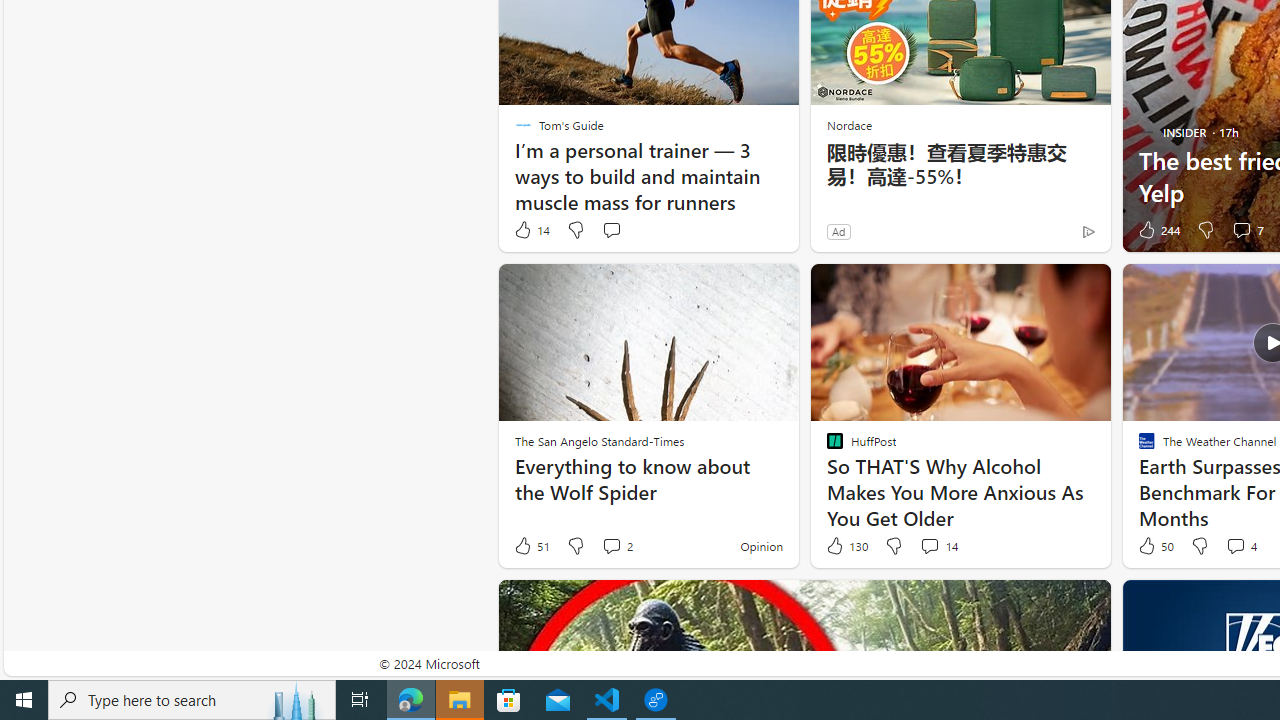 The image size is (1280, 720). Describe the element at coordinates (1154, 546) in the screenshot. I see `'50 Like'` at that location.